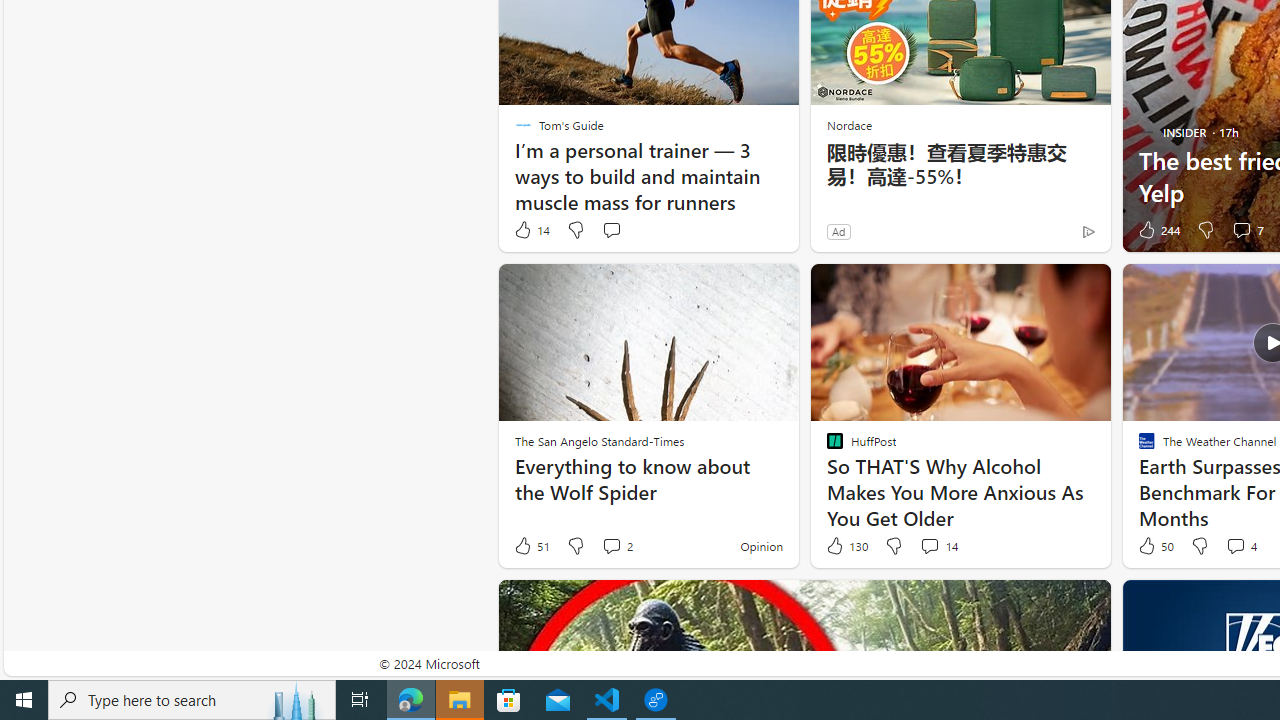 The image size is (1280, 720). Describe the element at coordinates (1154, 546) in the screenshot. I see `'50 Like'` at that location.